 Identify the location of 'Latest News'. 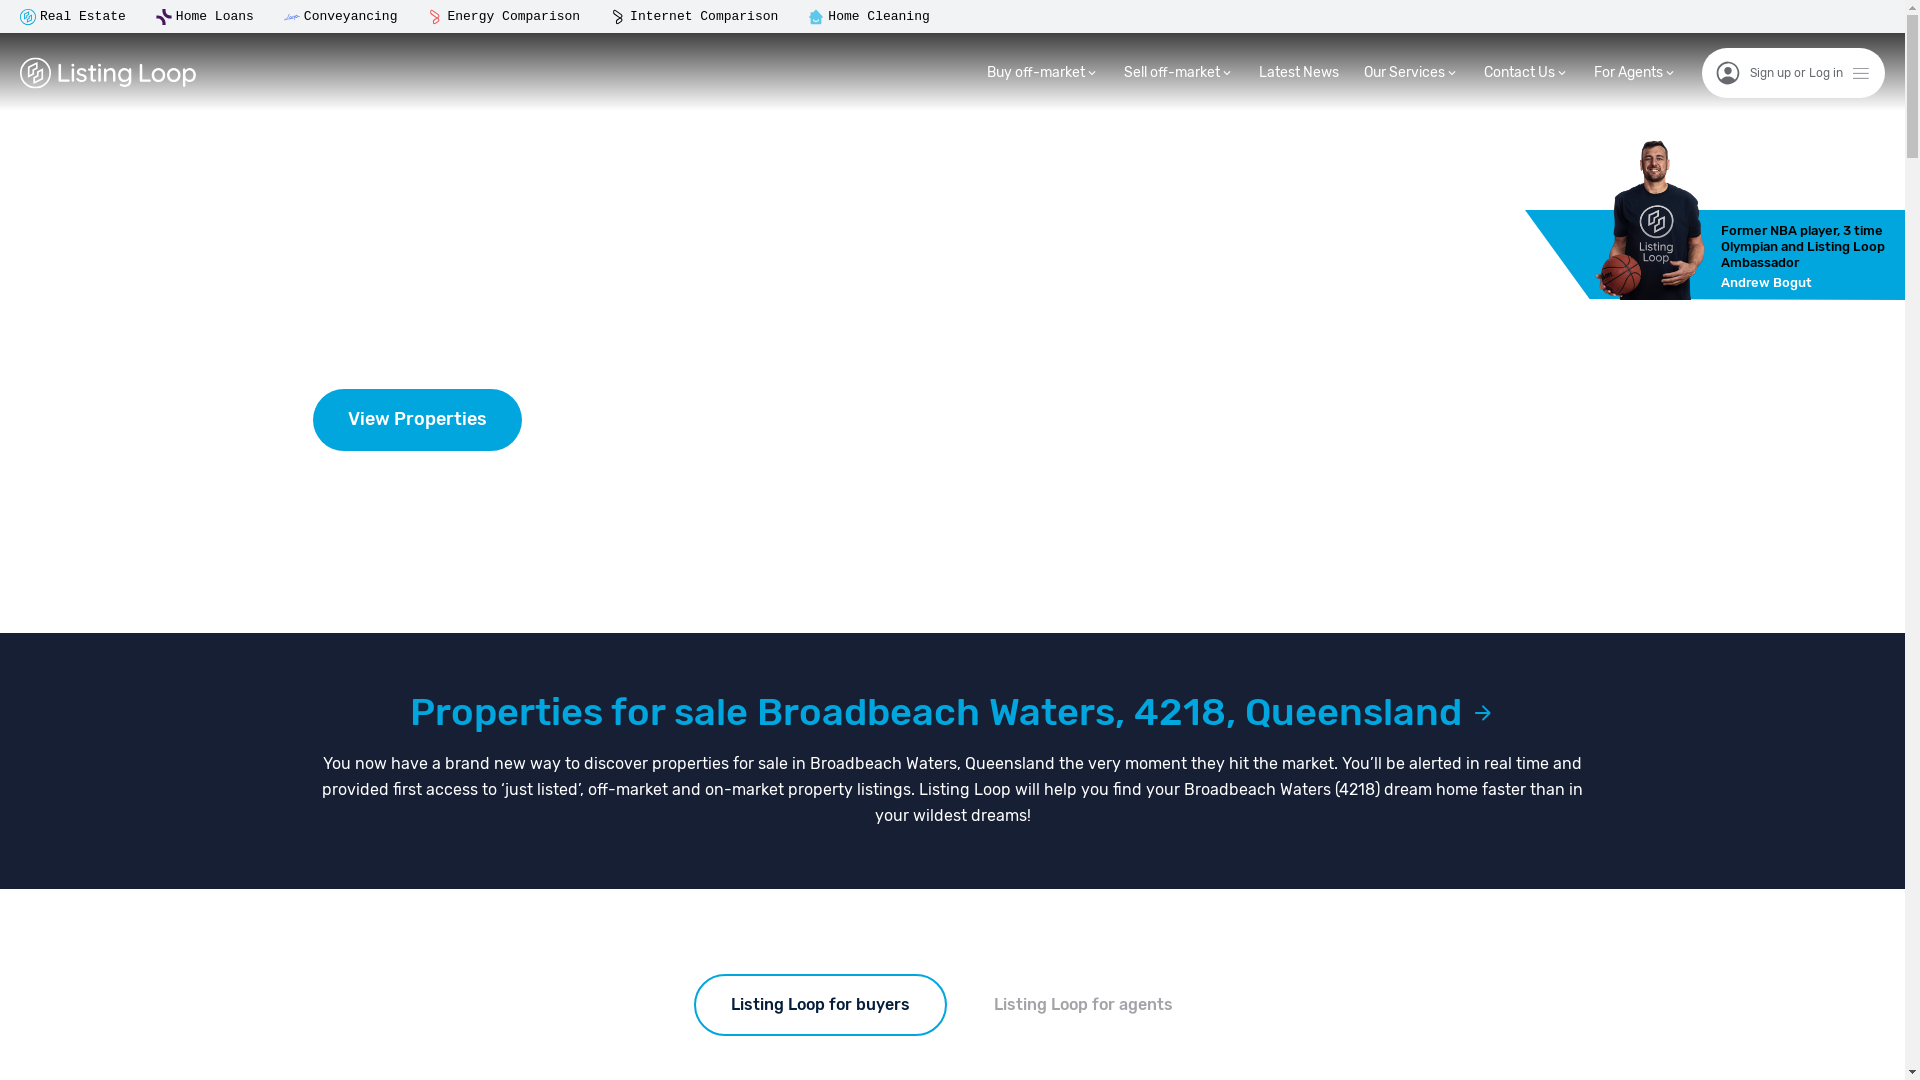
(1299, 71).